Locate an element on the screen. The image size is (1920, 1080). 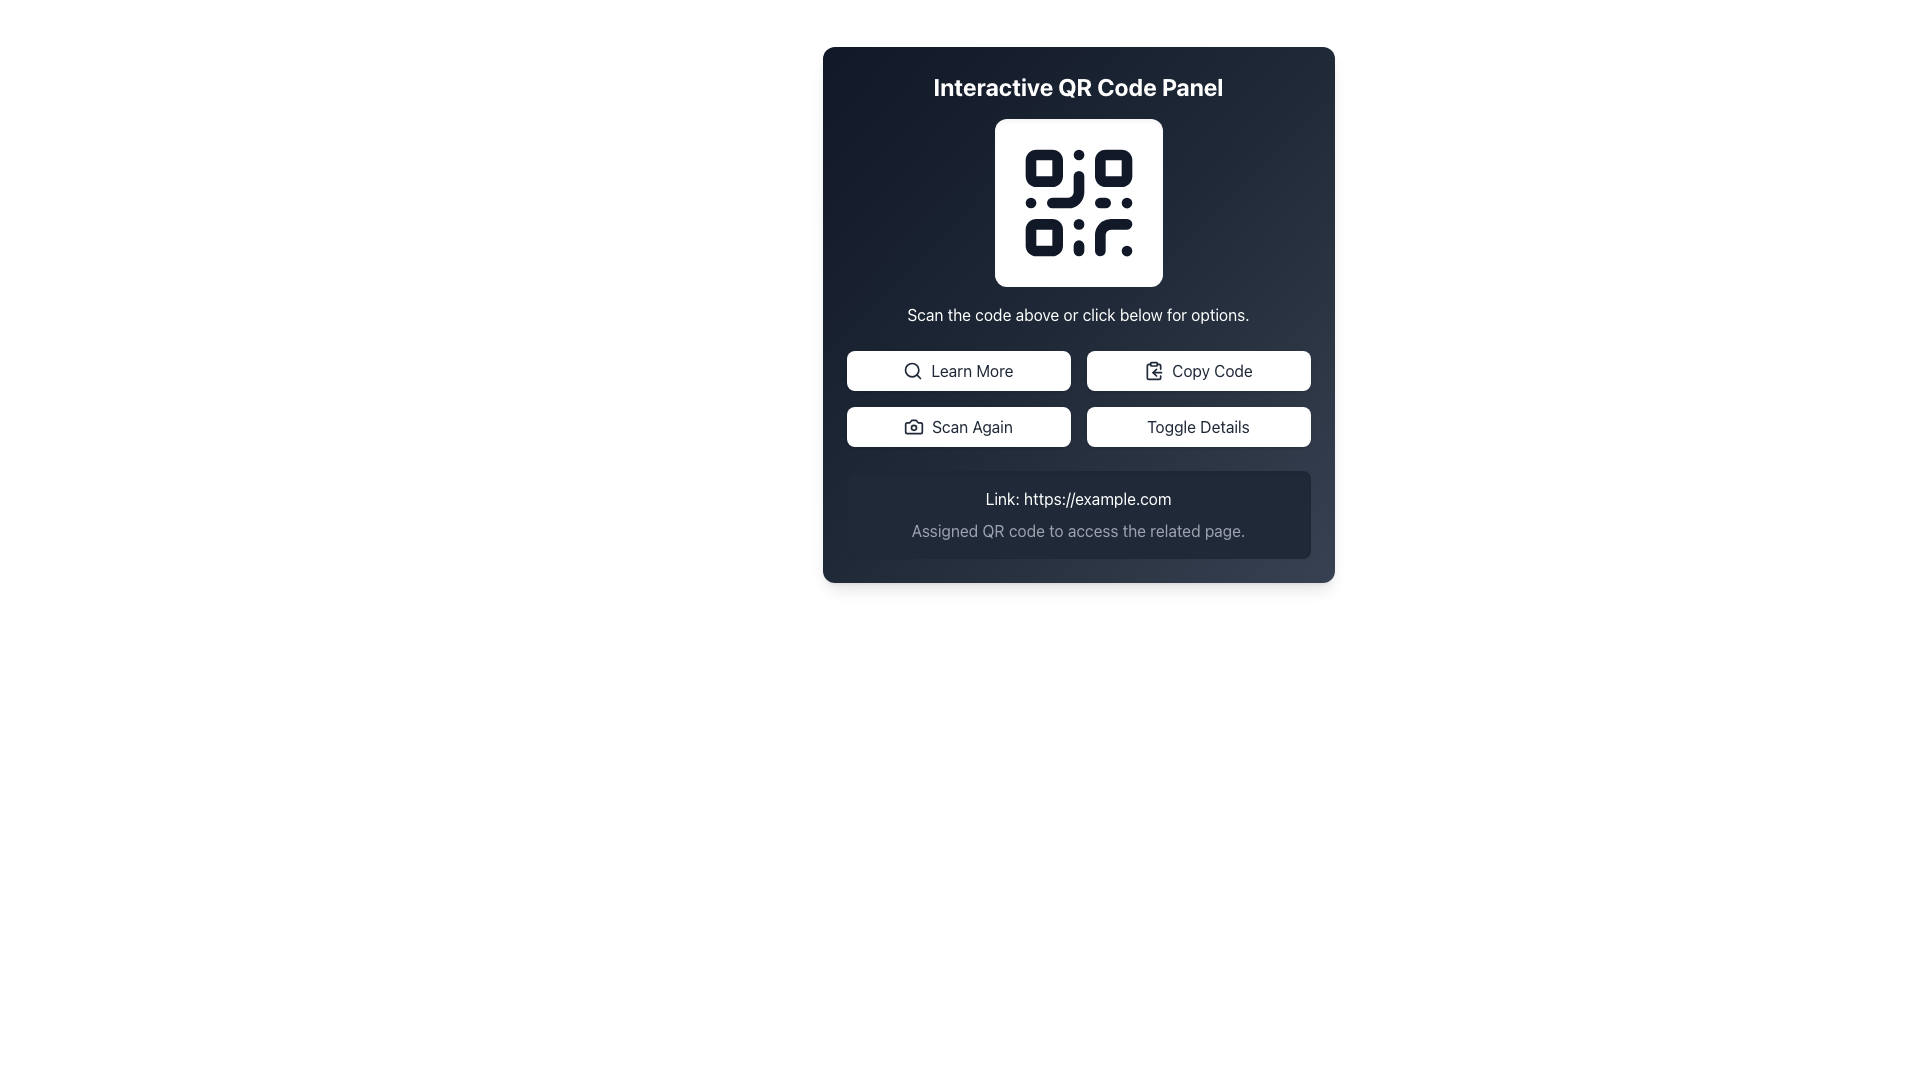
the 'Scan Again' button with keyboard navigation is located at coordinates (957, 426).